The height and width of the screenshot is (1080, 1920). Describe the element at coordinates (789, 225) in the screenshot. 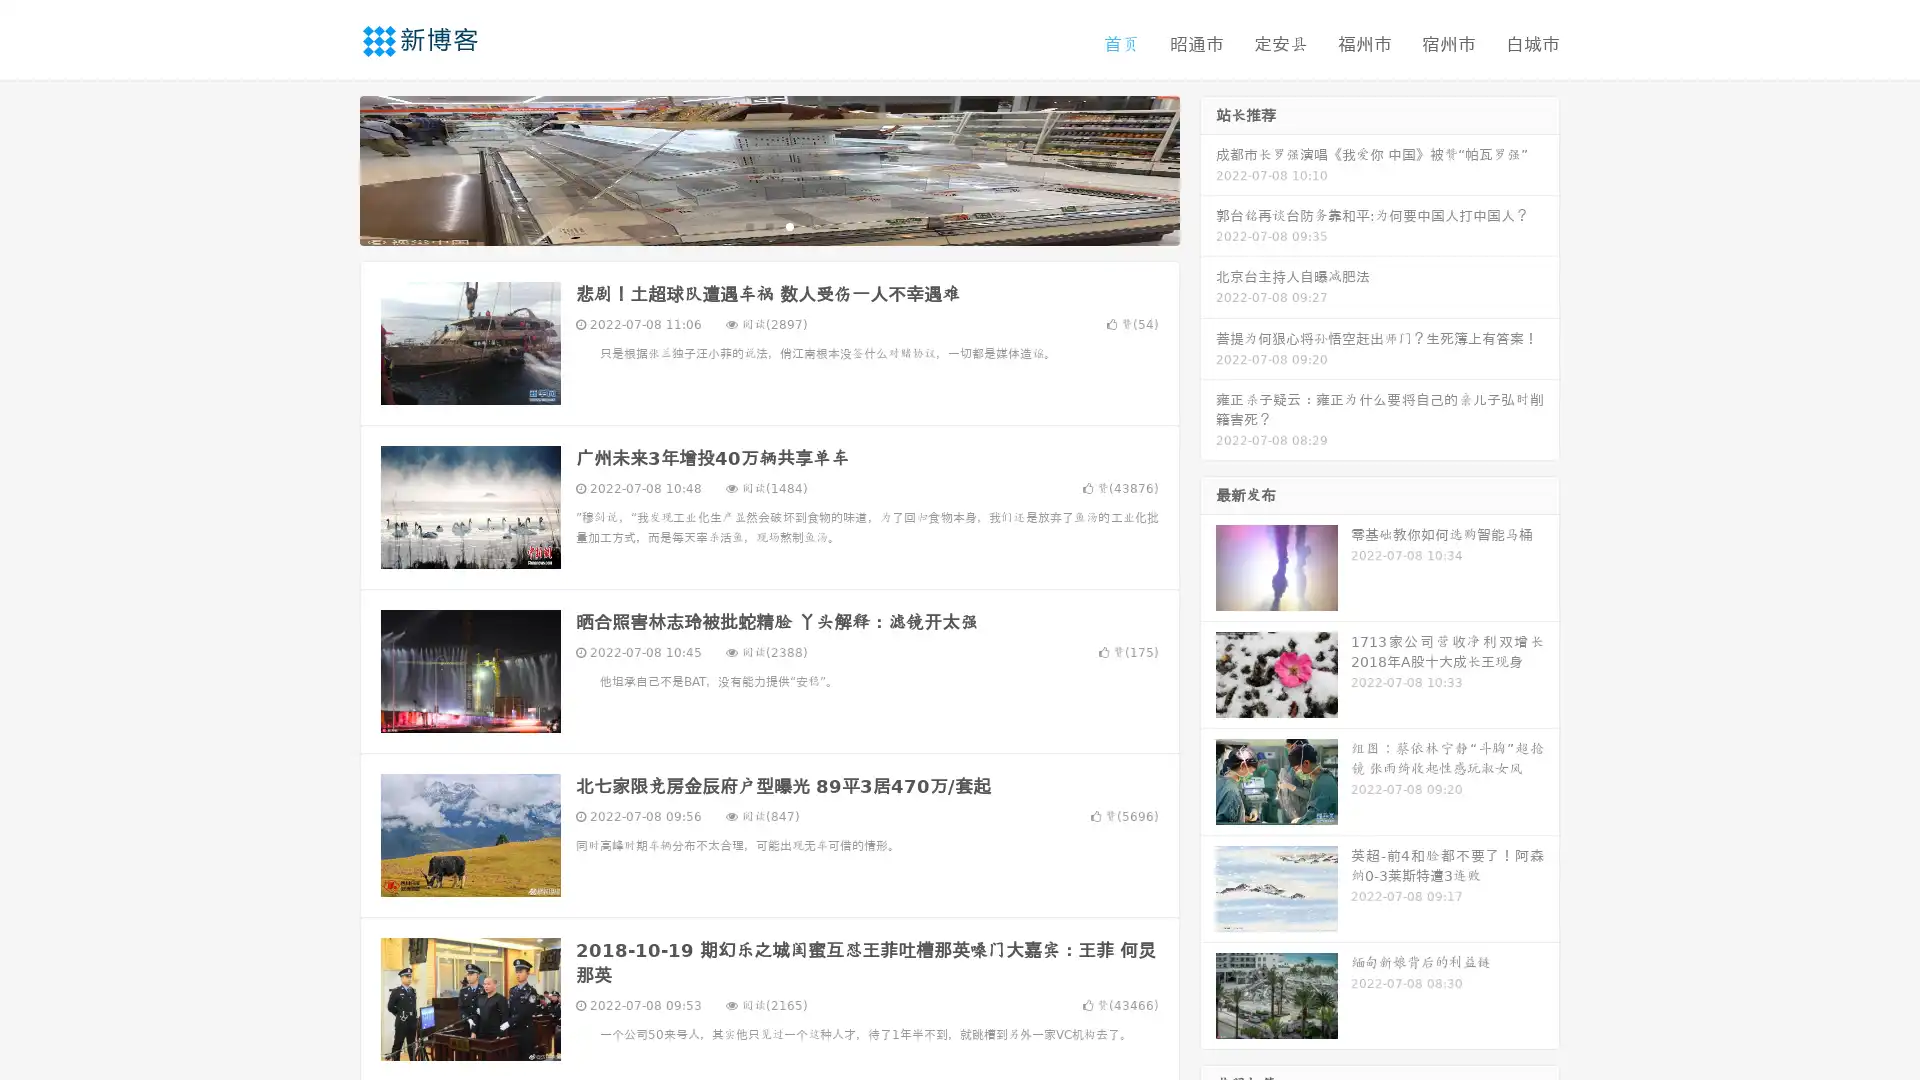

I see `Go to slide 3` at that location.